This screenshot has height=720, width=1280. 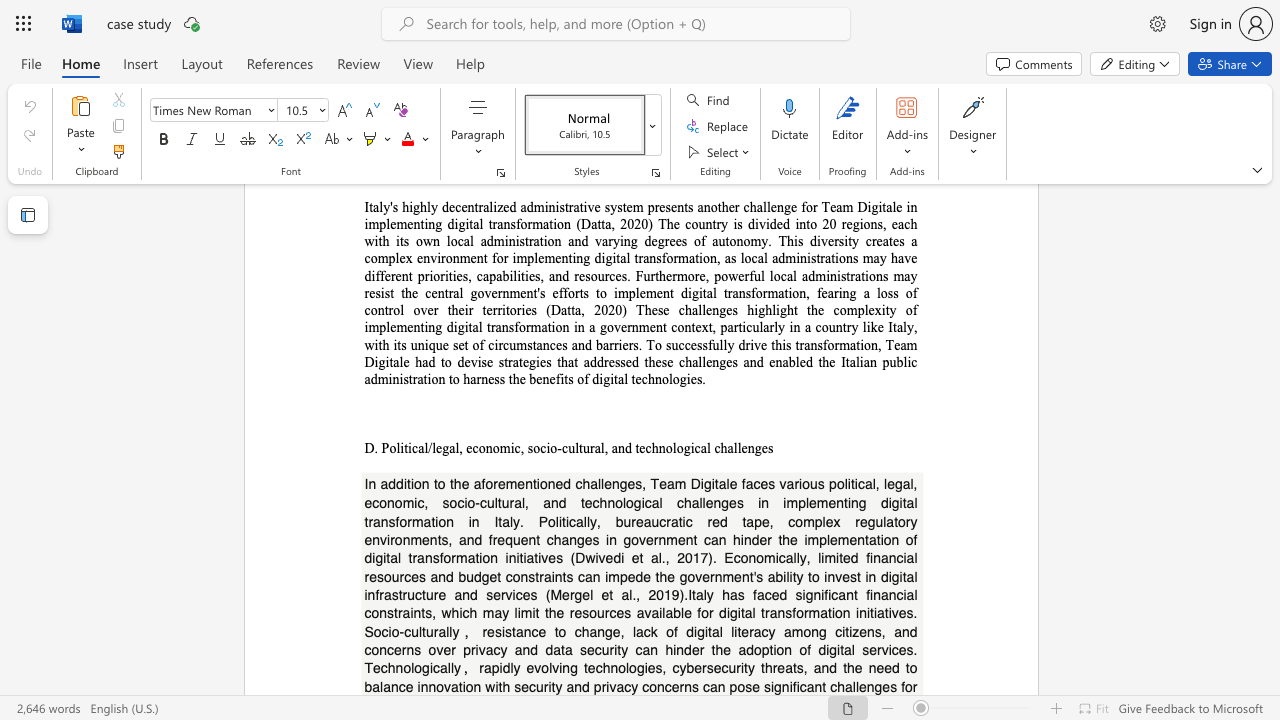 What do you see at coordinates (368, 685) in the screenshot?
I see `the 2th character "b" in the text` at bounding box center [368, 685].